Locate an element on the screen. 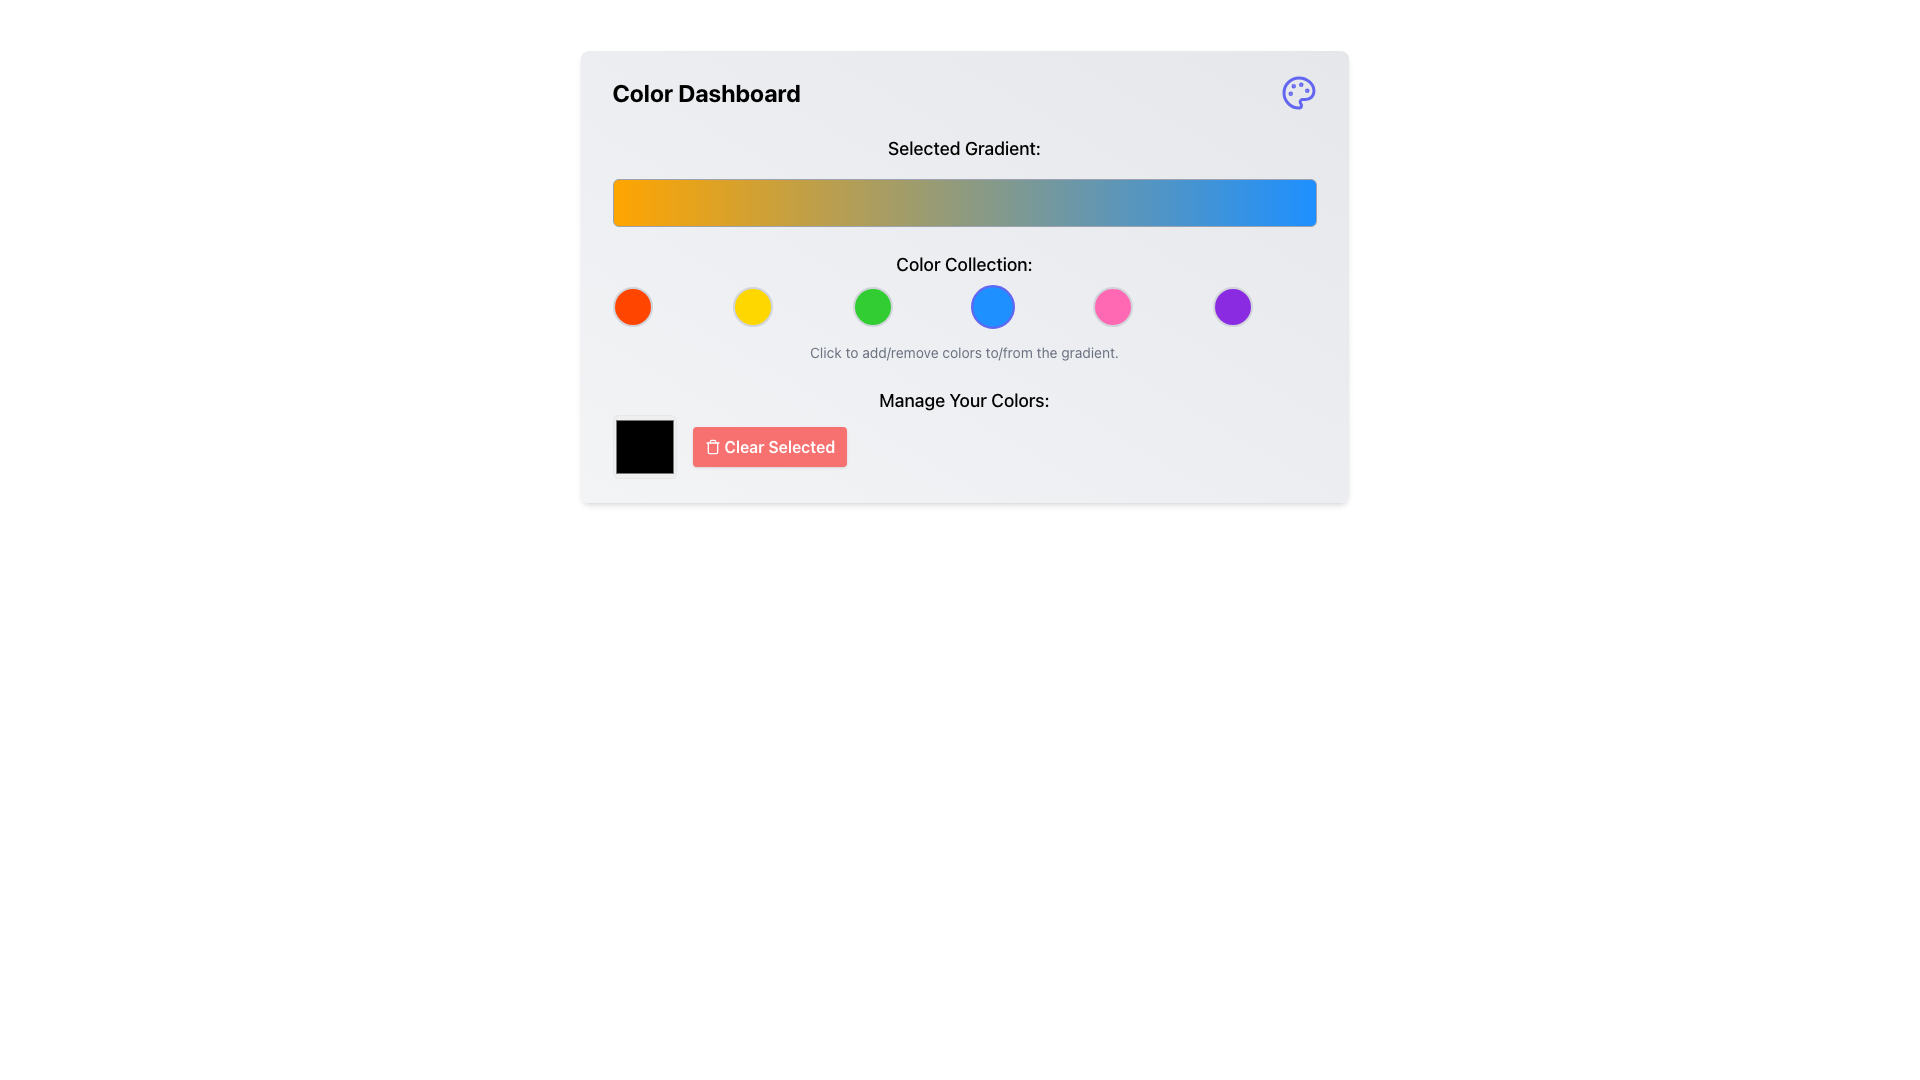 This screenshot has width=1920, height=1080. the fourth circular button in the Color Collection grid to focus on it is located at coordinates (992, 307).